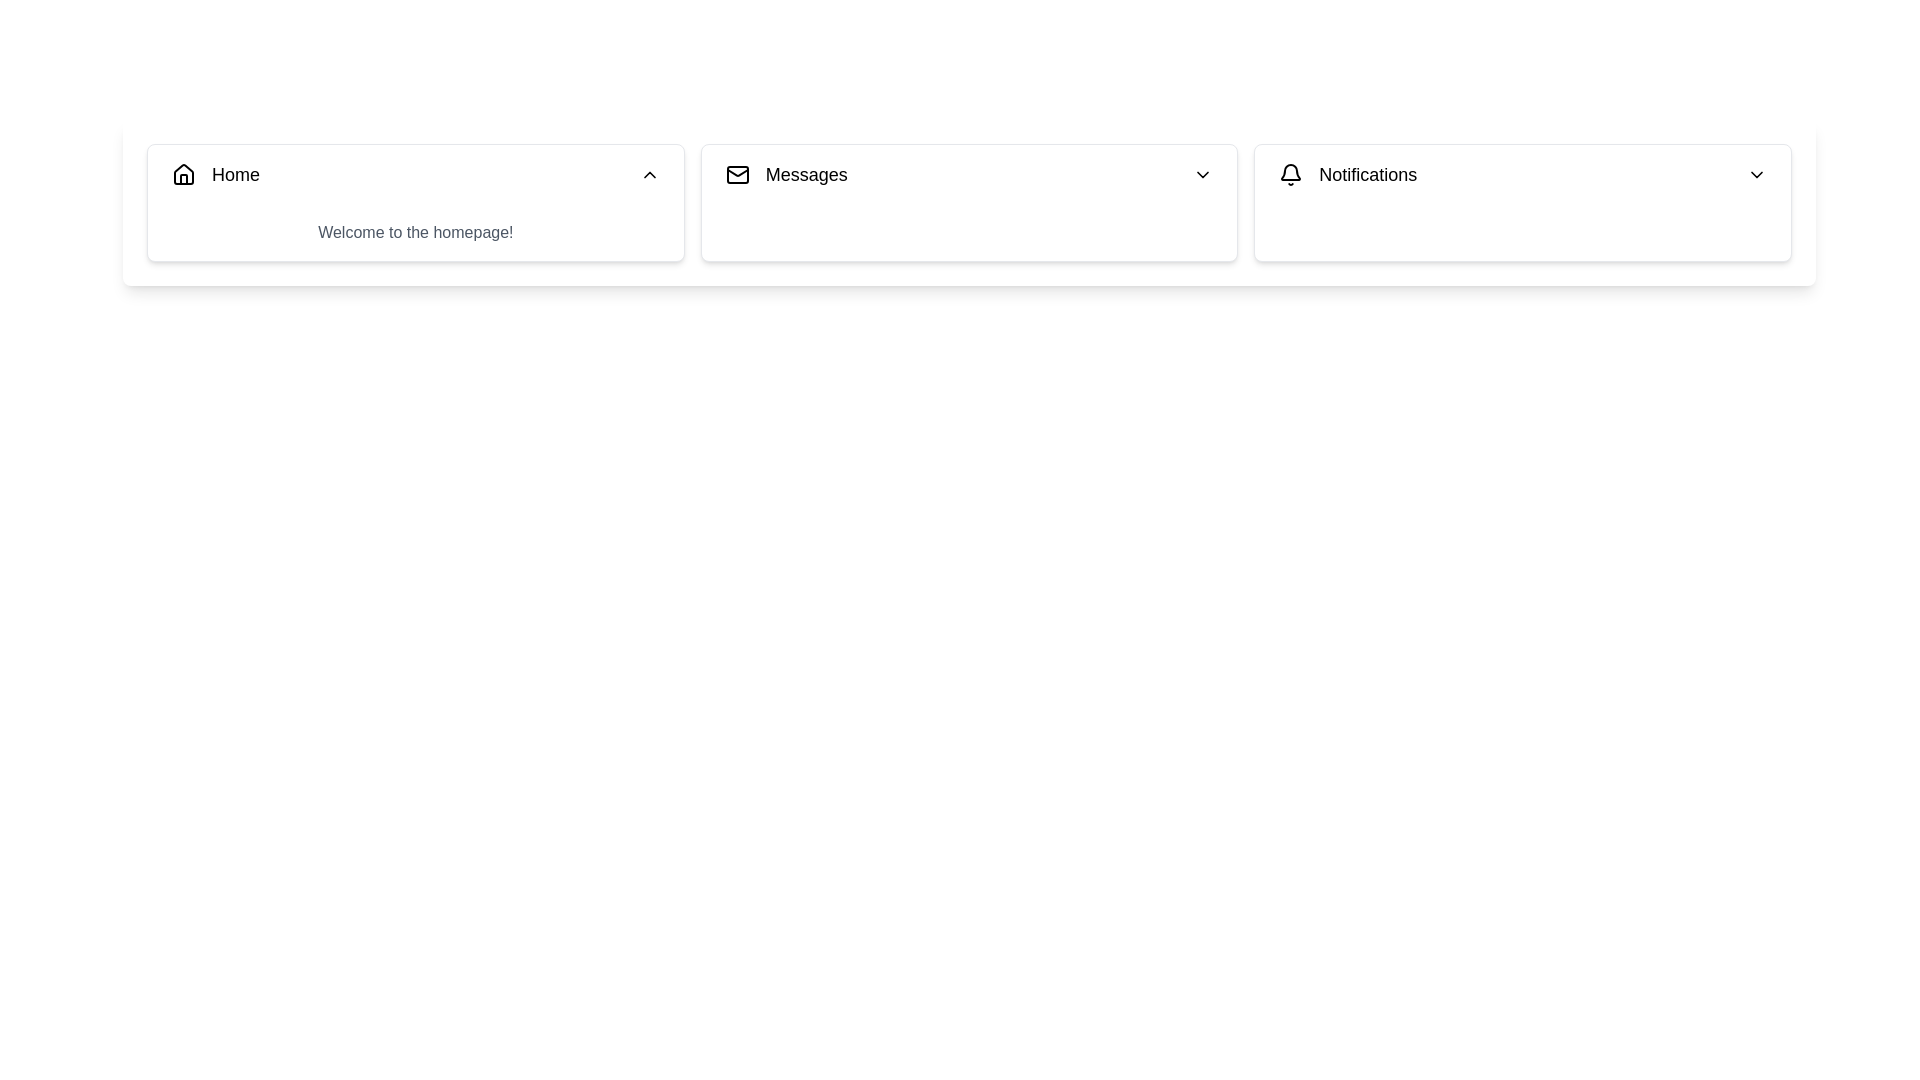 The image size is (1920, 1080). I want to click on the upward direction icon located in the upper-right corner of the 'Home' card, so click(649, 173).